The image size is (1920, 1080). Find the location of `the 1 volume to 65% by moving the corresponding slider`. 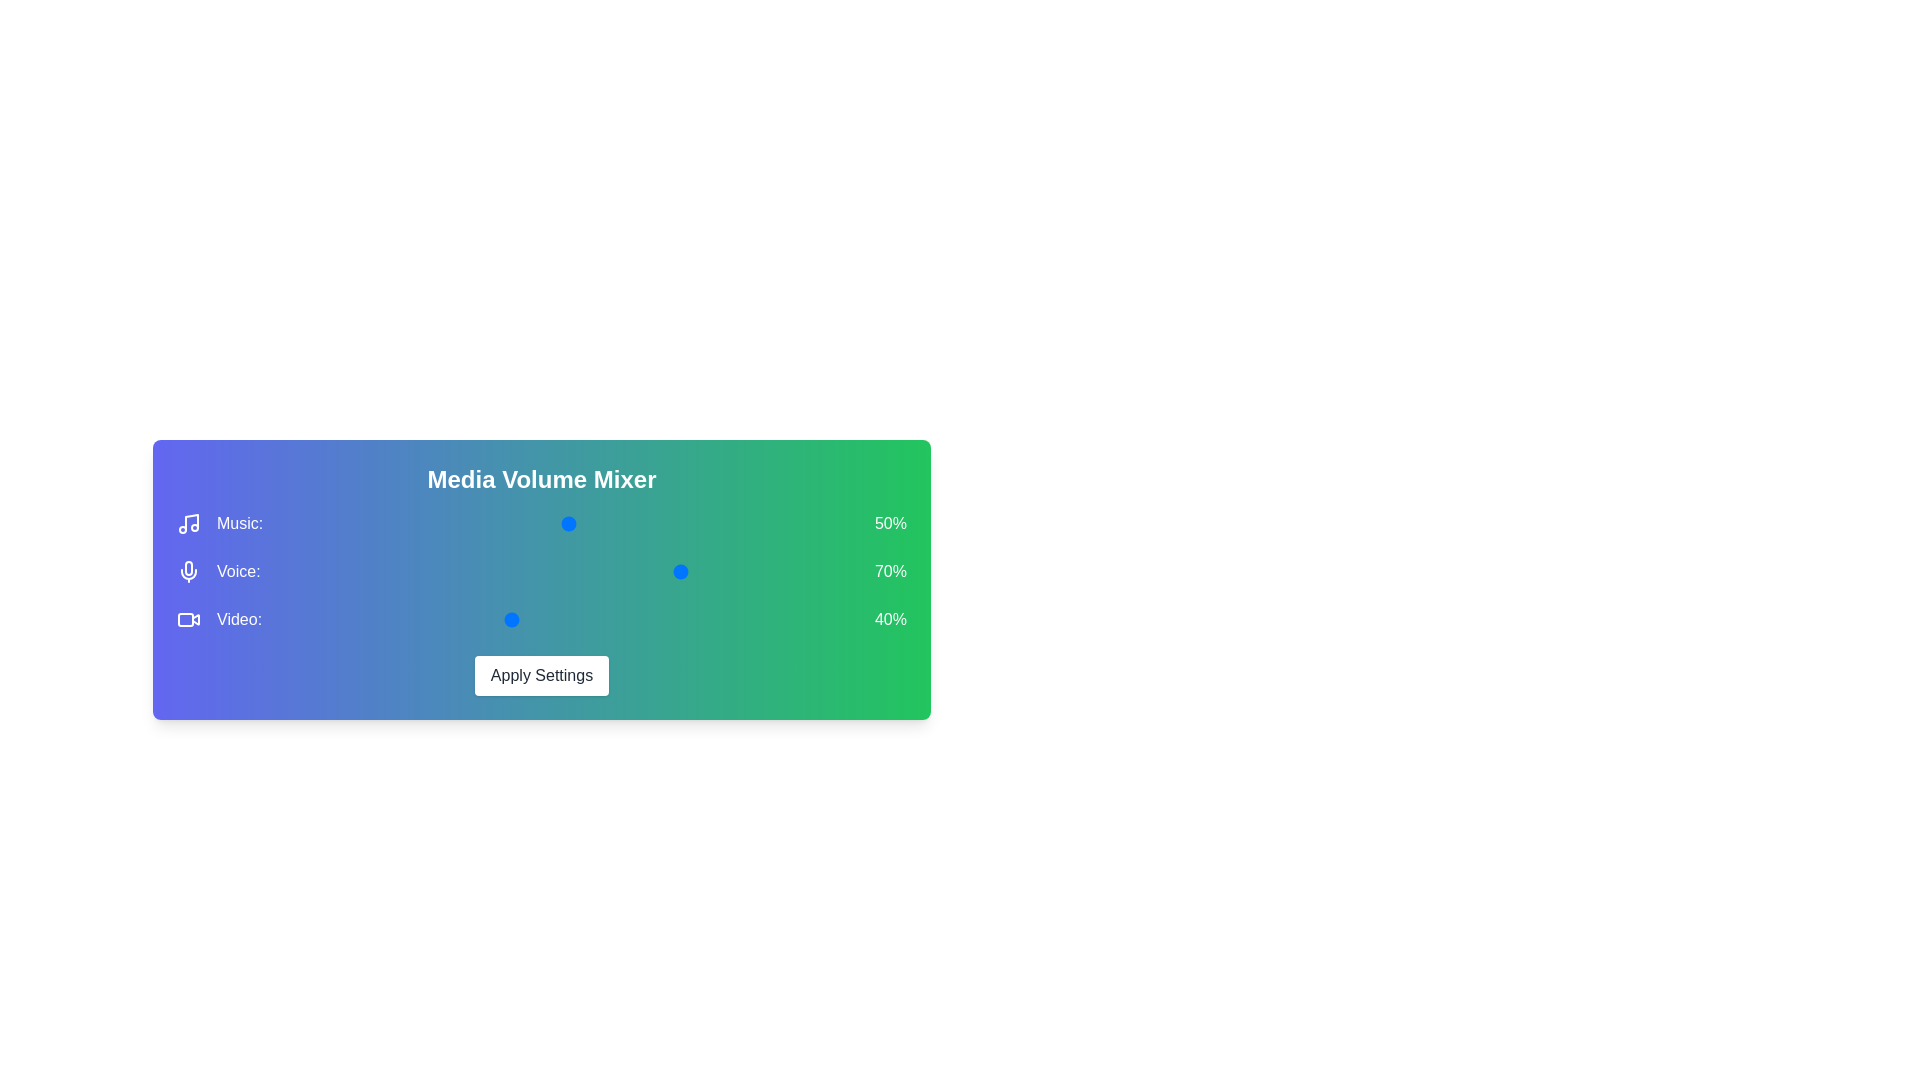

the 1 volume to 65% by moving the corresponding slider is located at coordinates (756, 571).